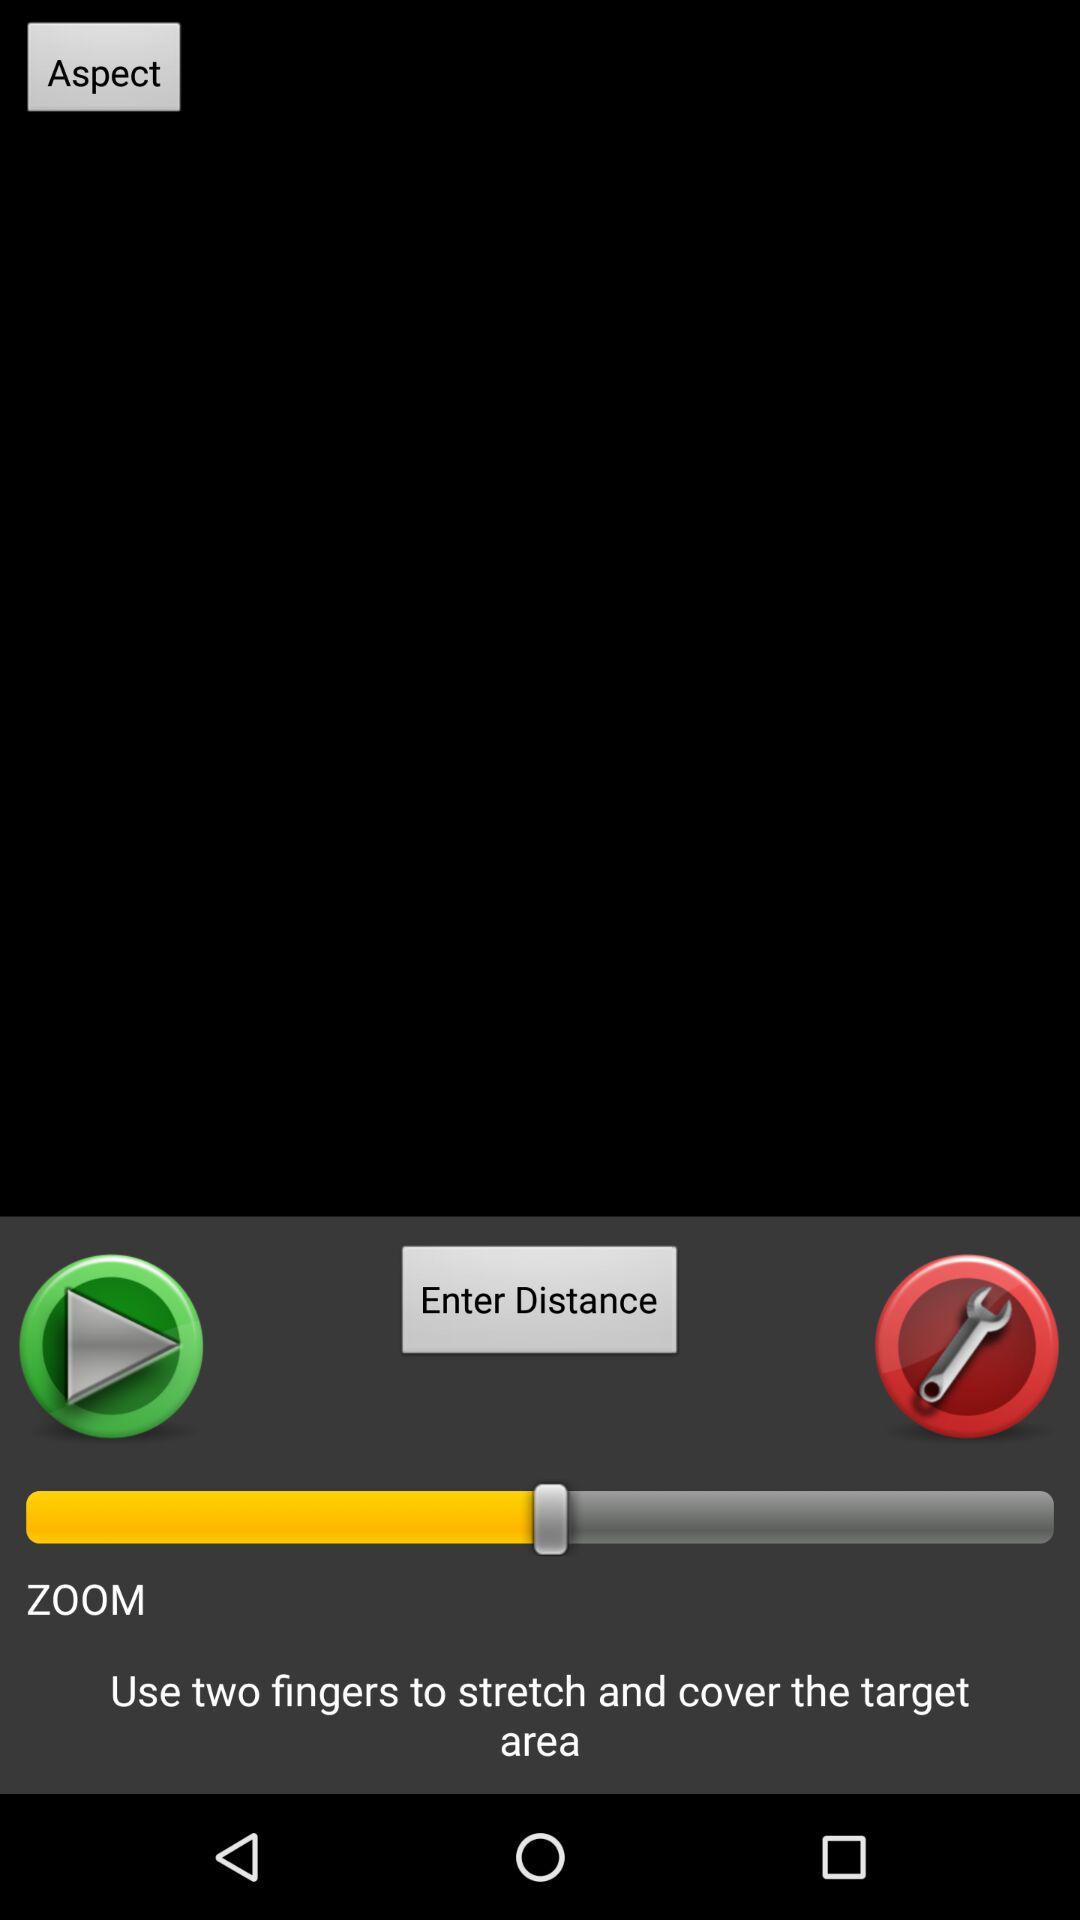  Describe the element at coordinates (112, 1442) in the screenshot. I see `the folder icon` at that location.